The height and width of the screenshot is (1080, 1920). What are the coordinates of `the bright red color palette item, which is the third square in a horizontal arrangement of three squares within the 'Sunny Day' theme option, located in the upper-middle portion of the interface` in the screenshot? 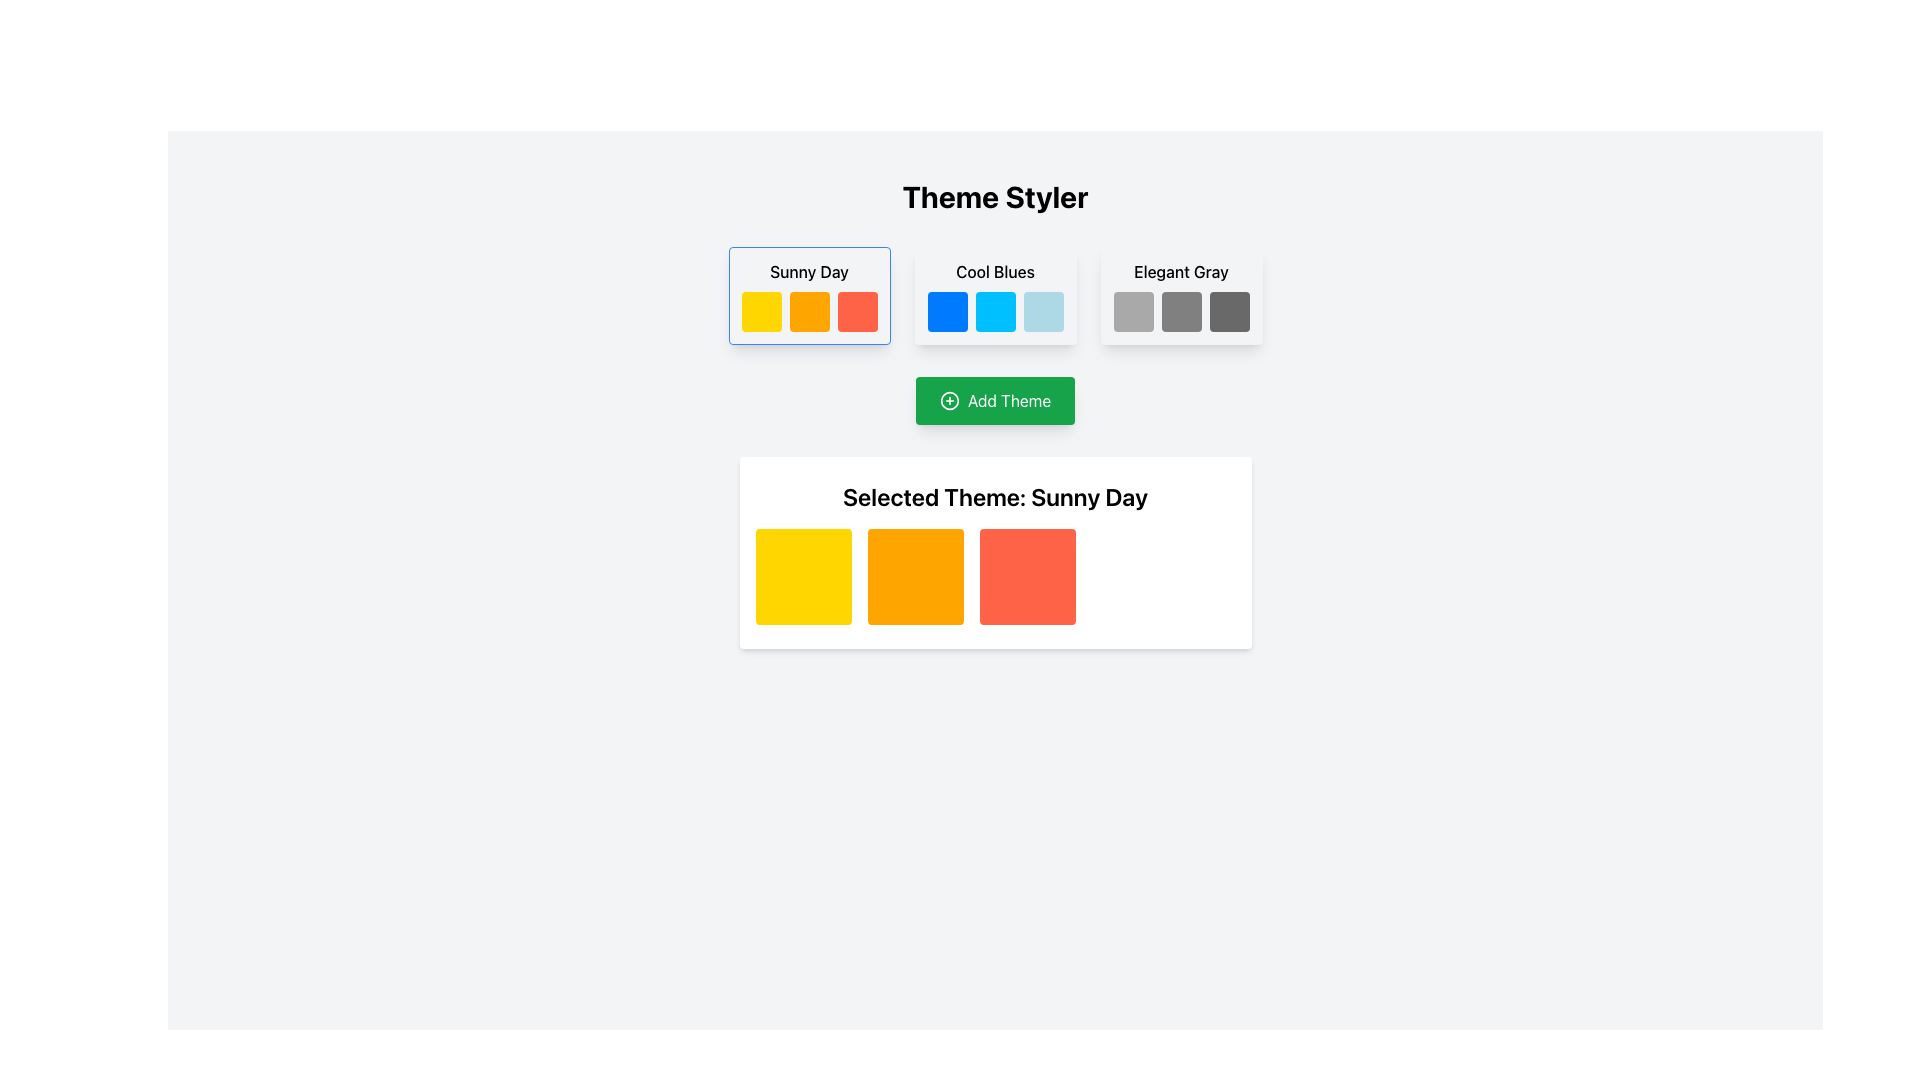 It's located at (857, 312).